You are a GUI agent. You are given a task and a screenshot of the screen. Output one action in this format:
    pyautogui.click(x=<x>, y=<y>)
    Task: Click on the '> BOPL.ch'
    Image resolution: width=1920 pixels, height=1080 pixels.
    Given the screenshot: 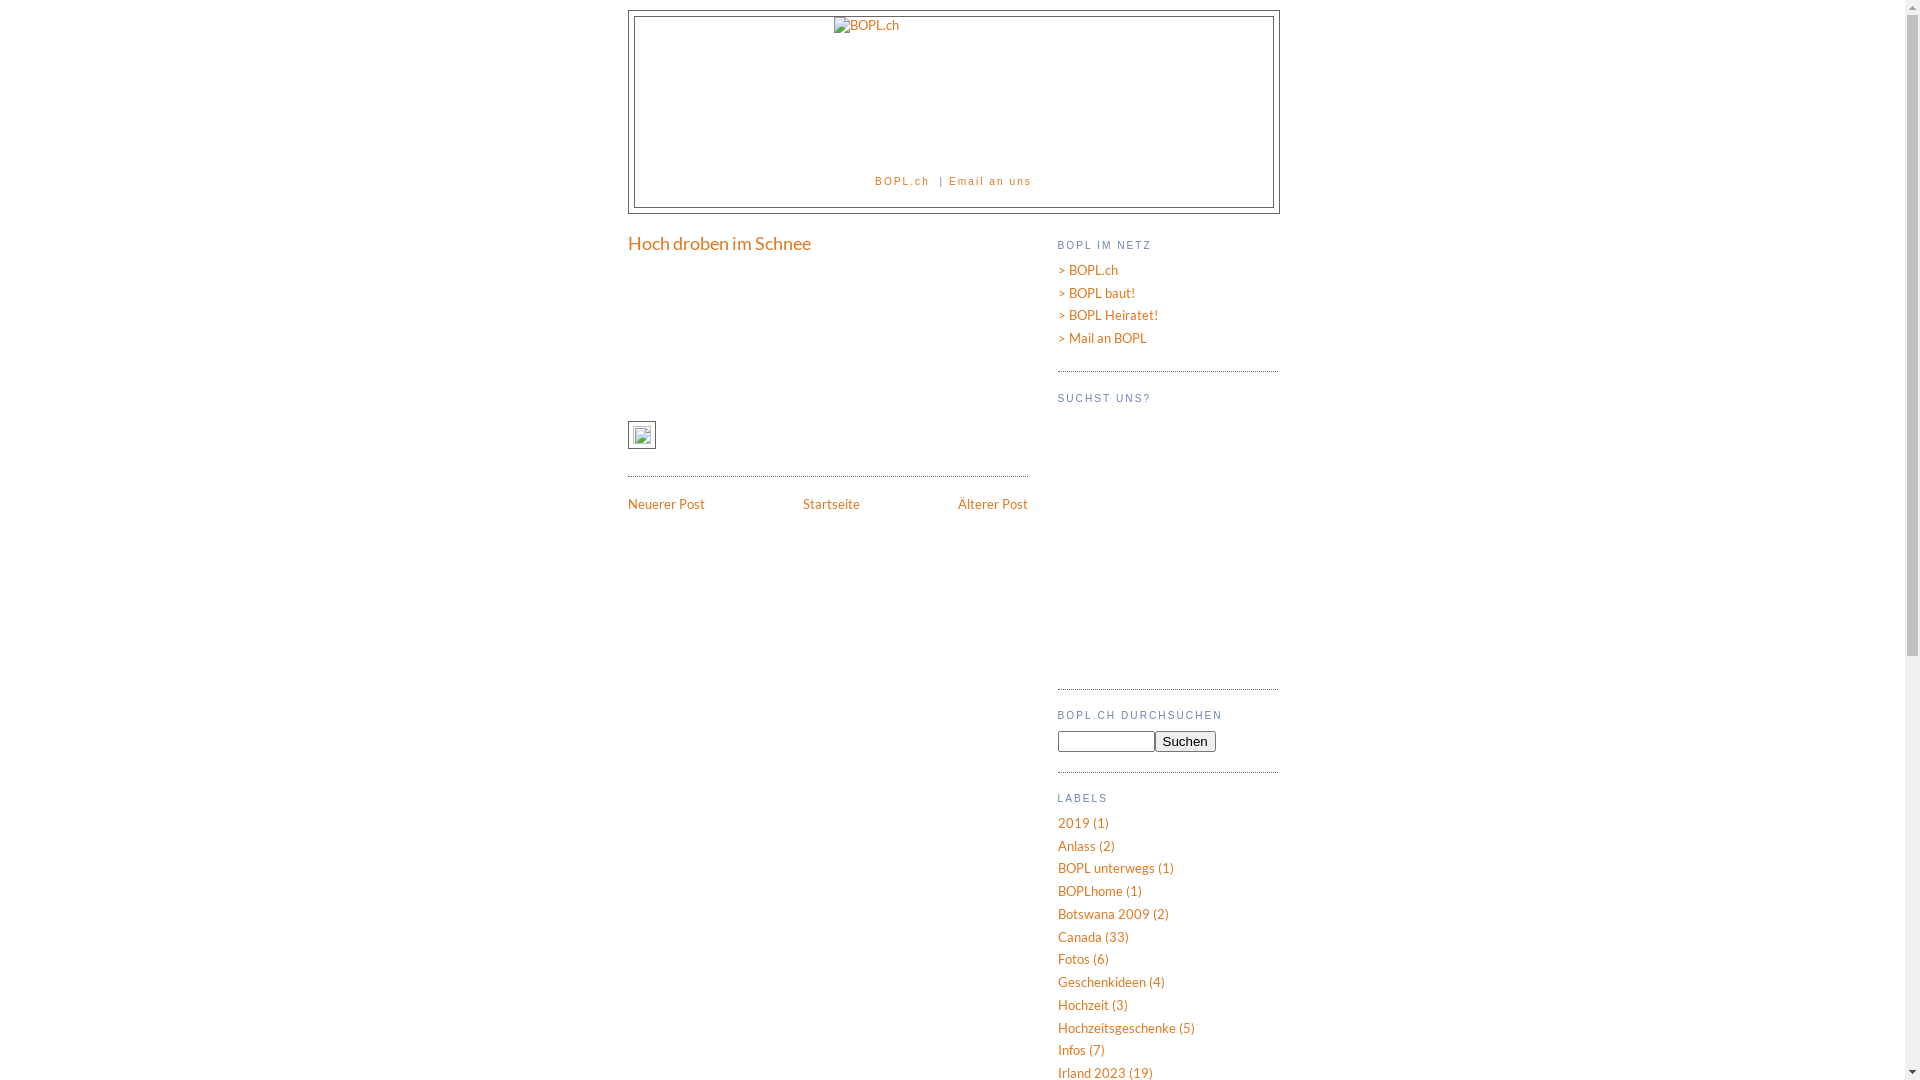 What is the action you would take?
    pyautogui.click(x=1056, y=270)
    